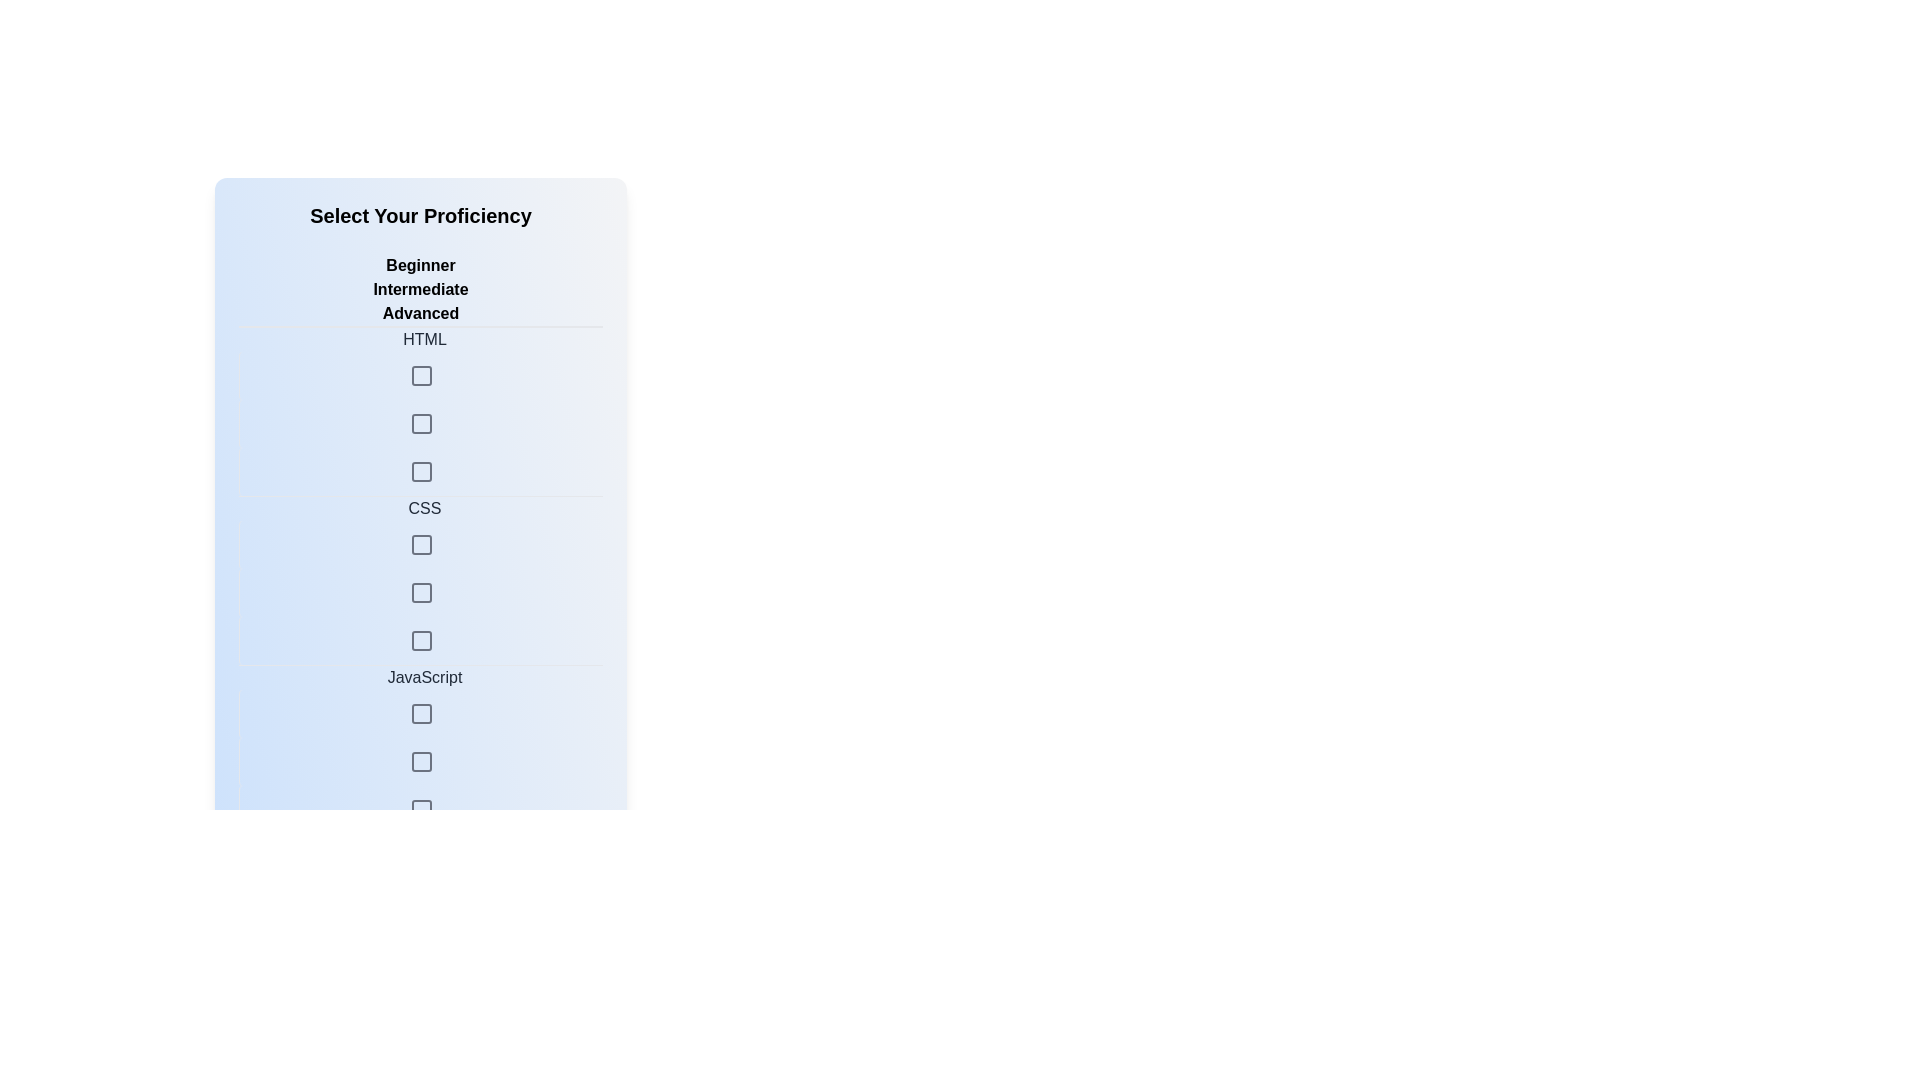 Image resolution: width=1920 pixels, height=1080 pixels. What do you see at coordinates (420, 663) in the screenshot?
I see `the skill level Beginner for the skill JavaScript` at bounding box center [420, 663].